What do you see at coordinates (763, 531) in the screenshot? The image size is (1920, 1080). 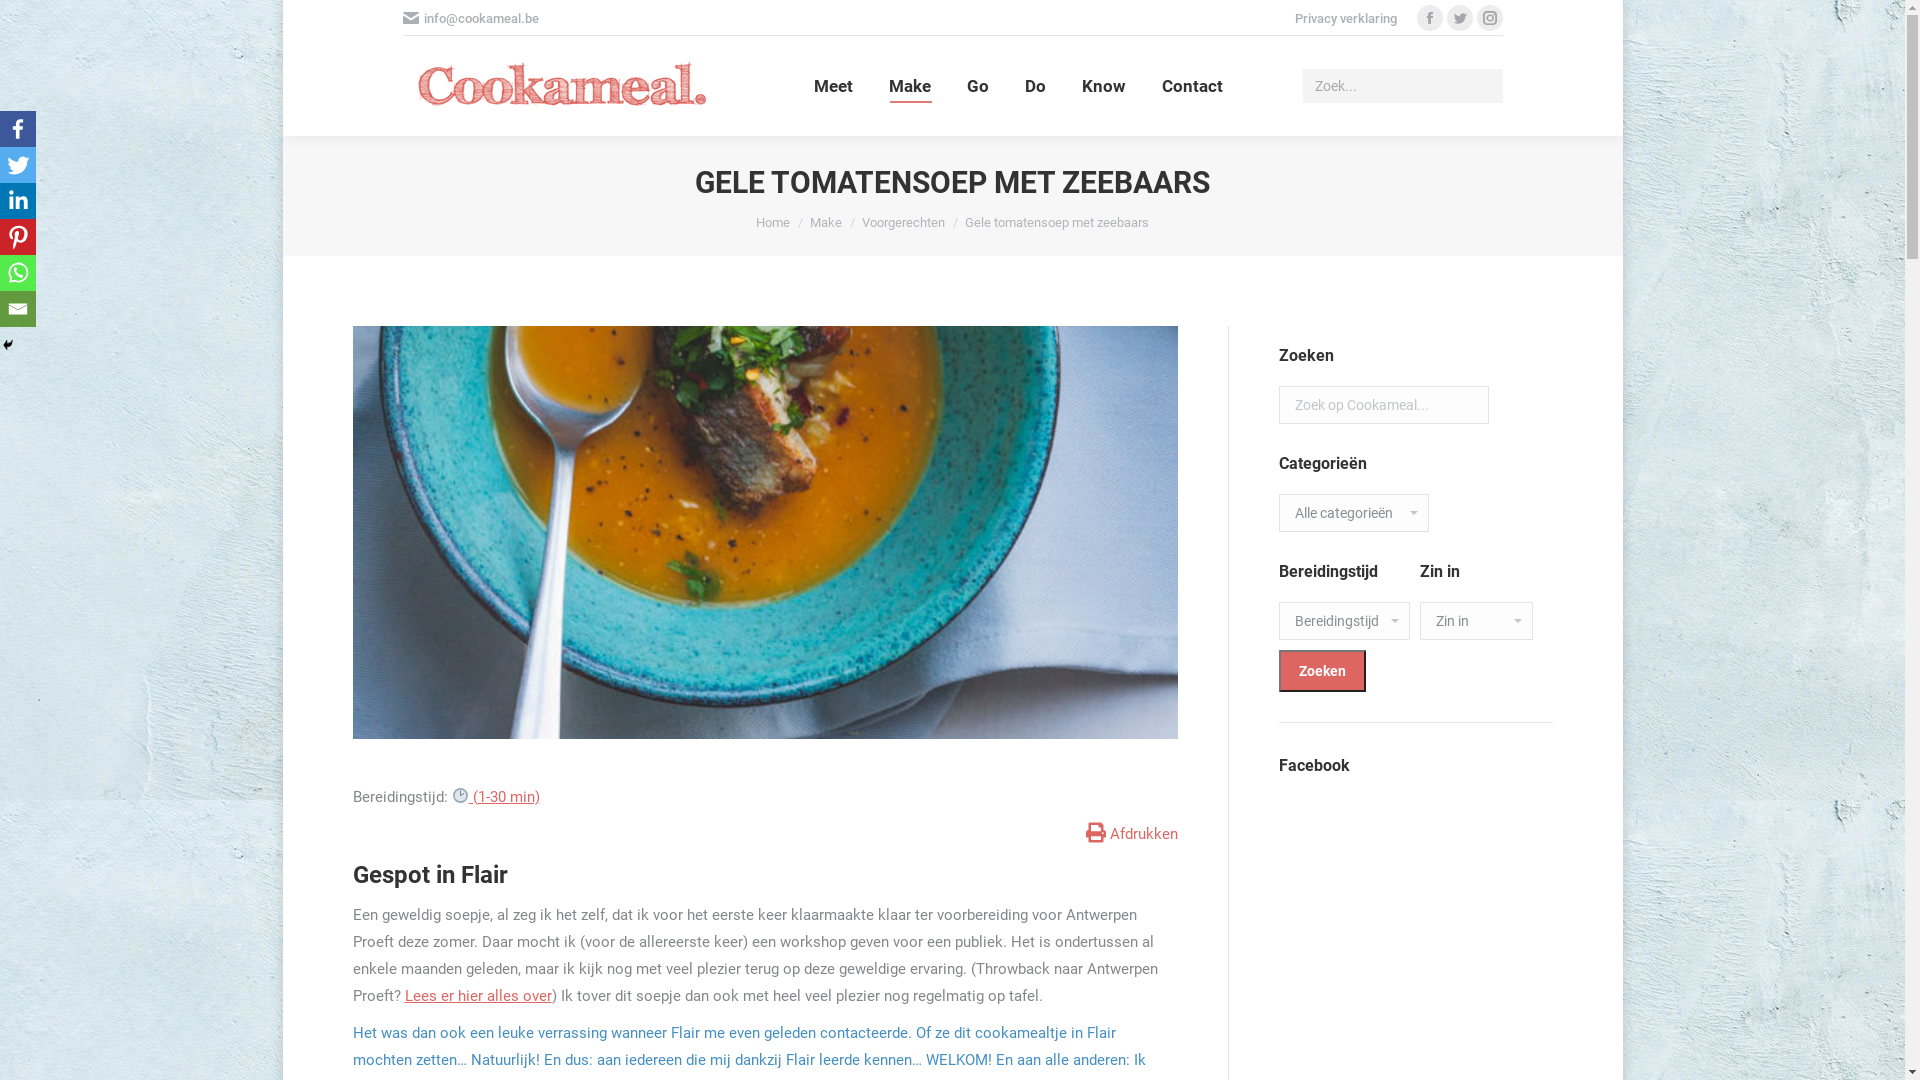 I see `'soepje-main'` at bounding box center [763, 531].